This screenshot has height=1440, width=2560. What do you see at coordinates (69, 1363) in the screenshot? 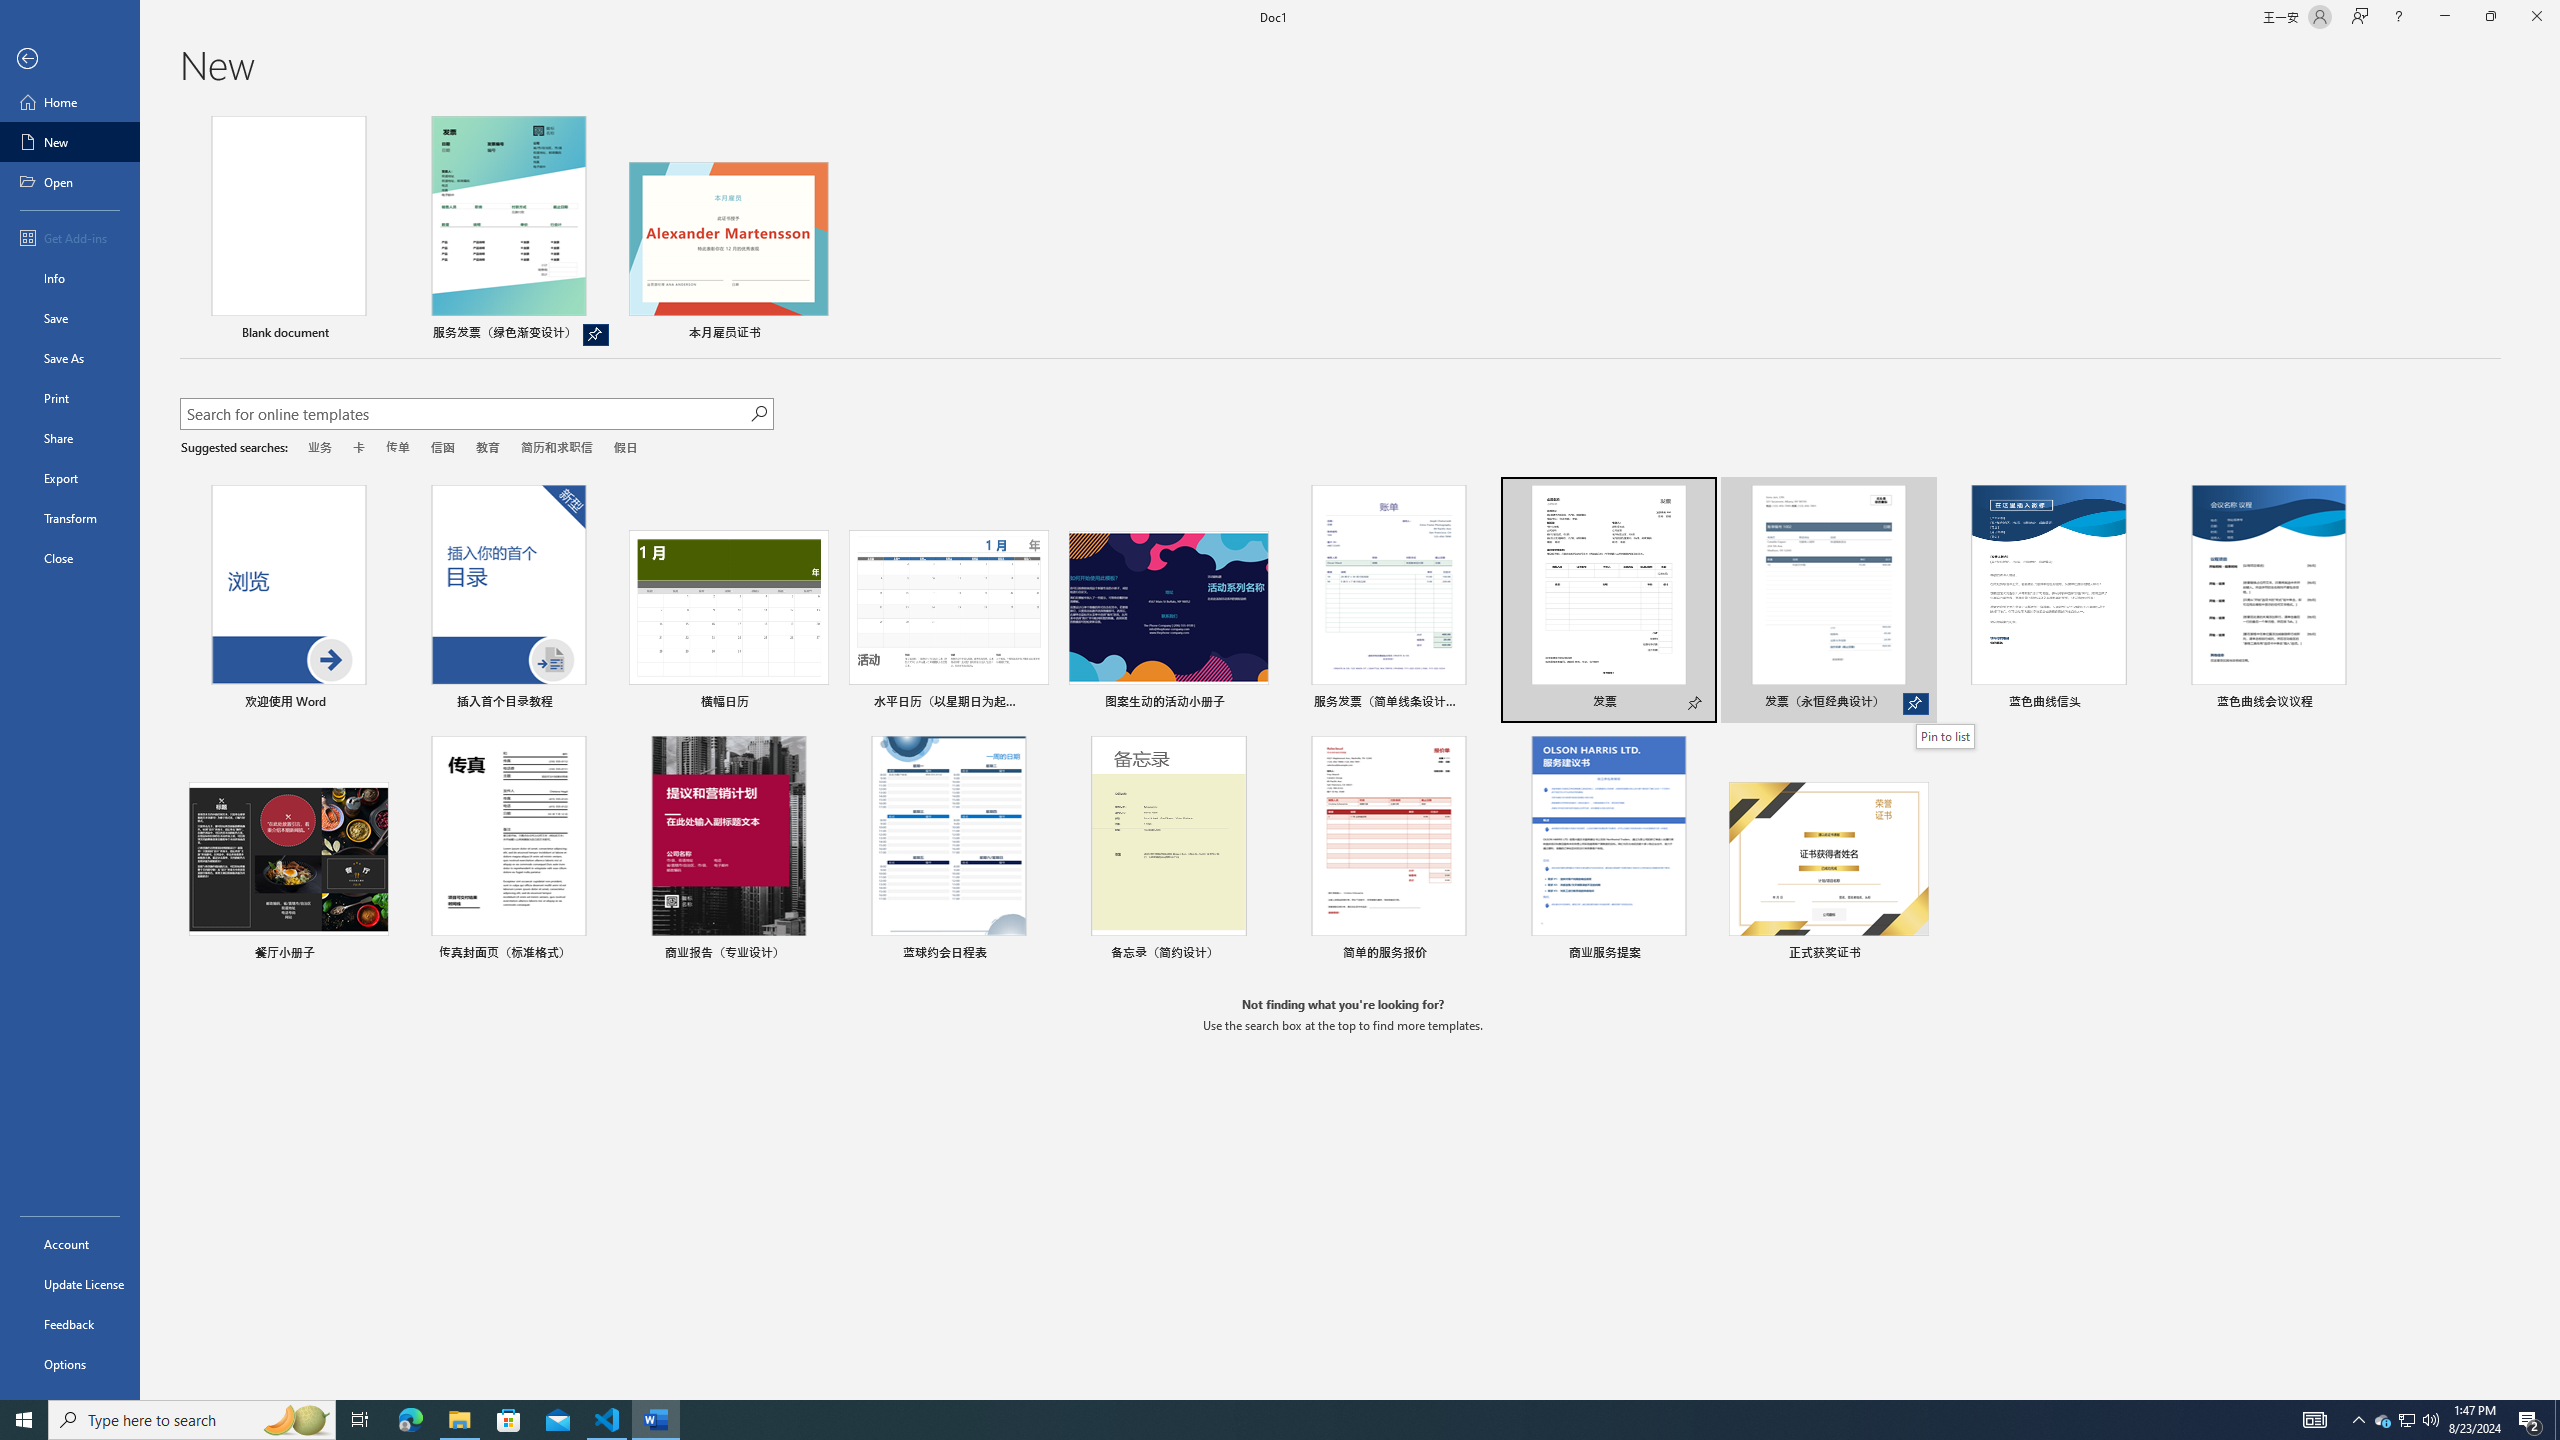
I see `'Options'` at bounding box center [69, 1363].